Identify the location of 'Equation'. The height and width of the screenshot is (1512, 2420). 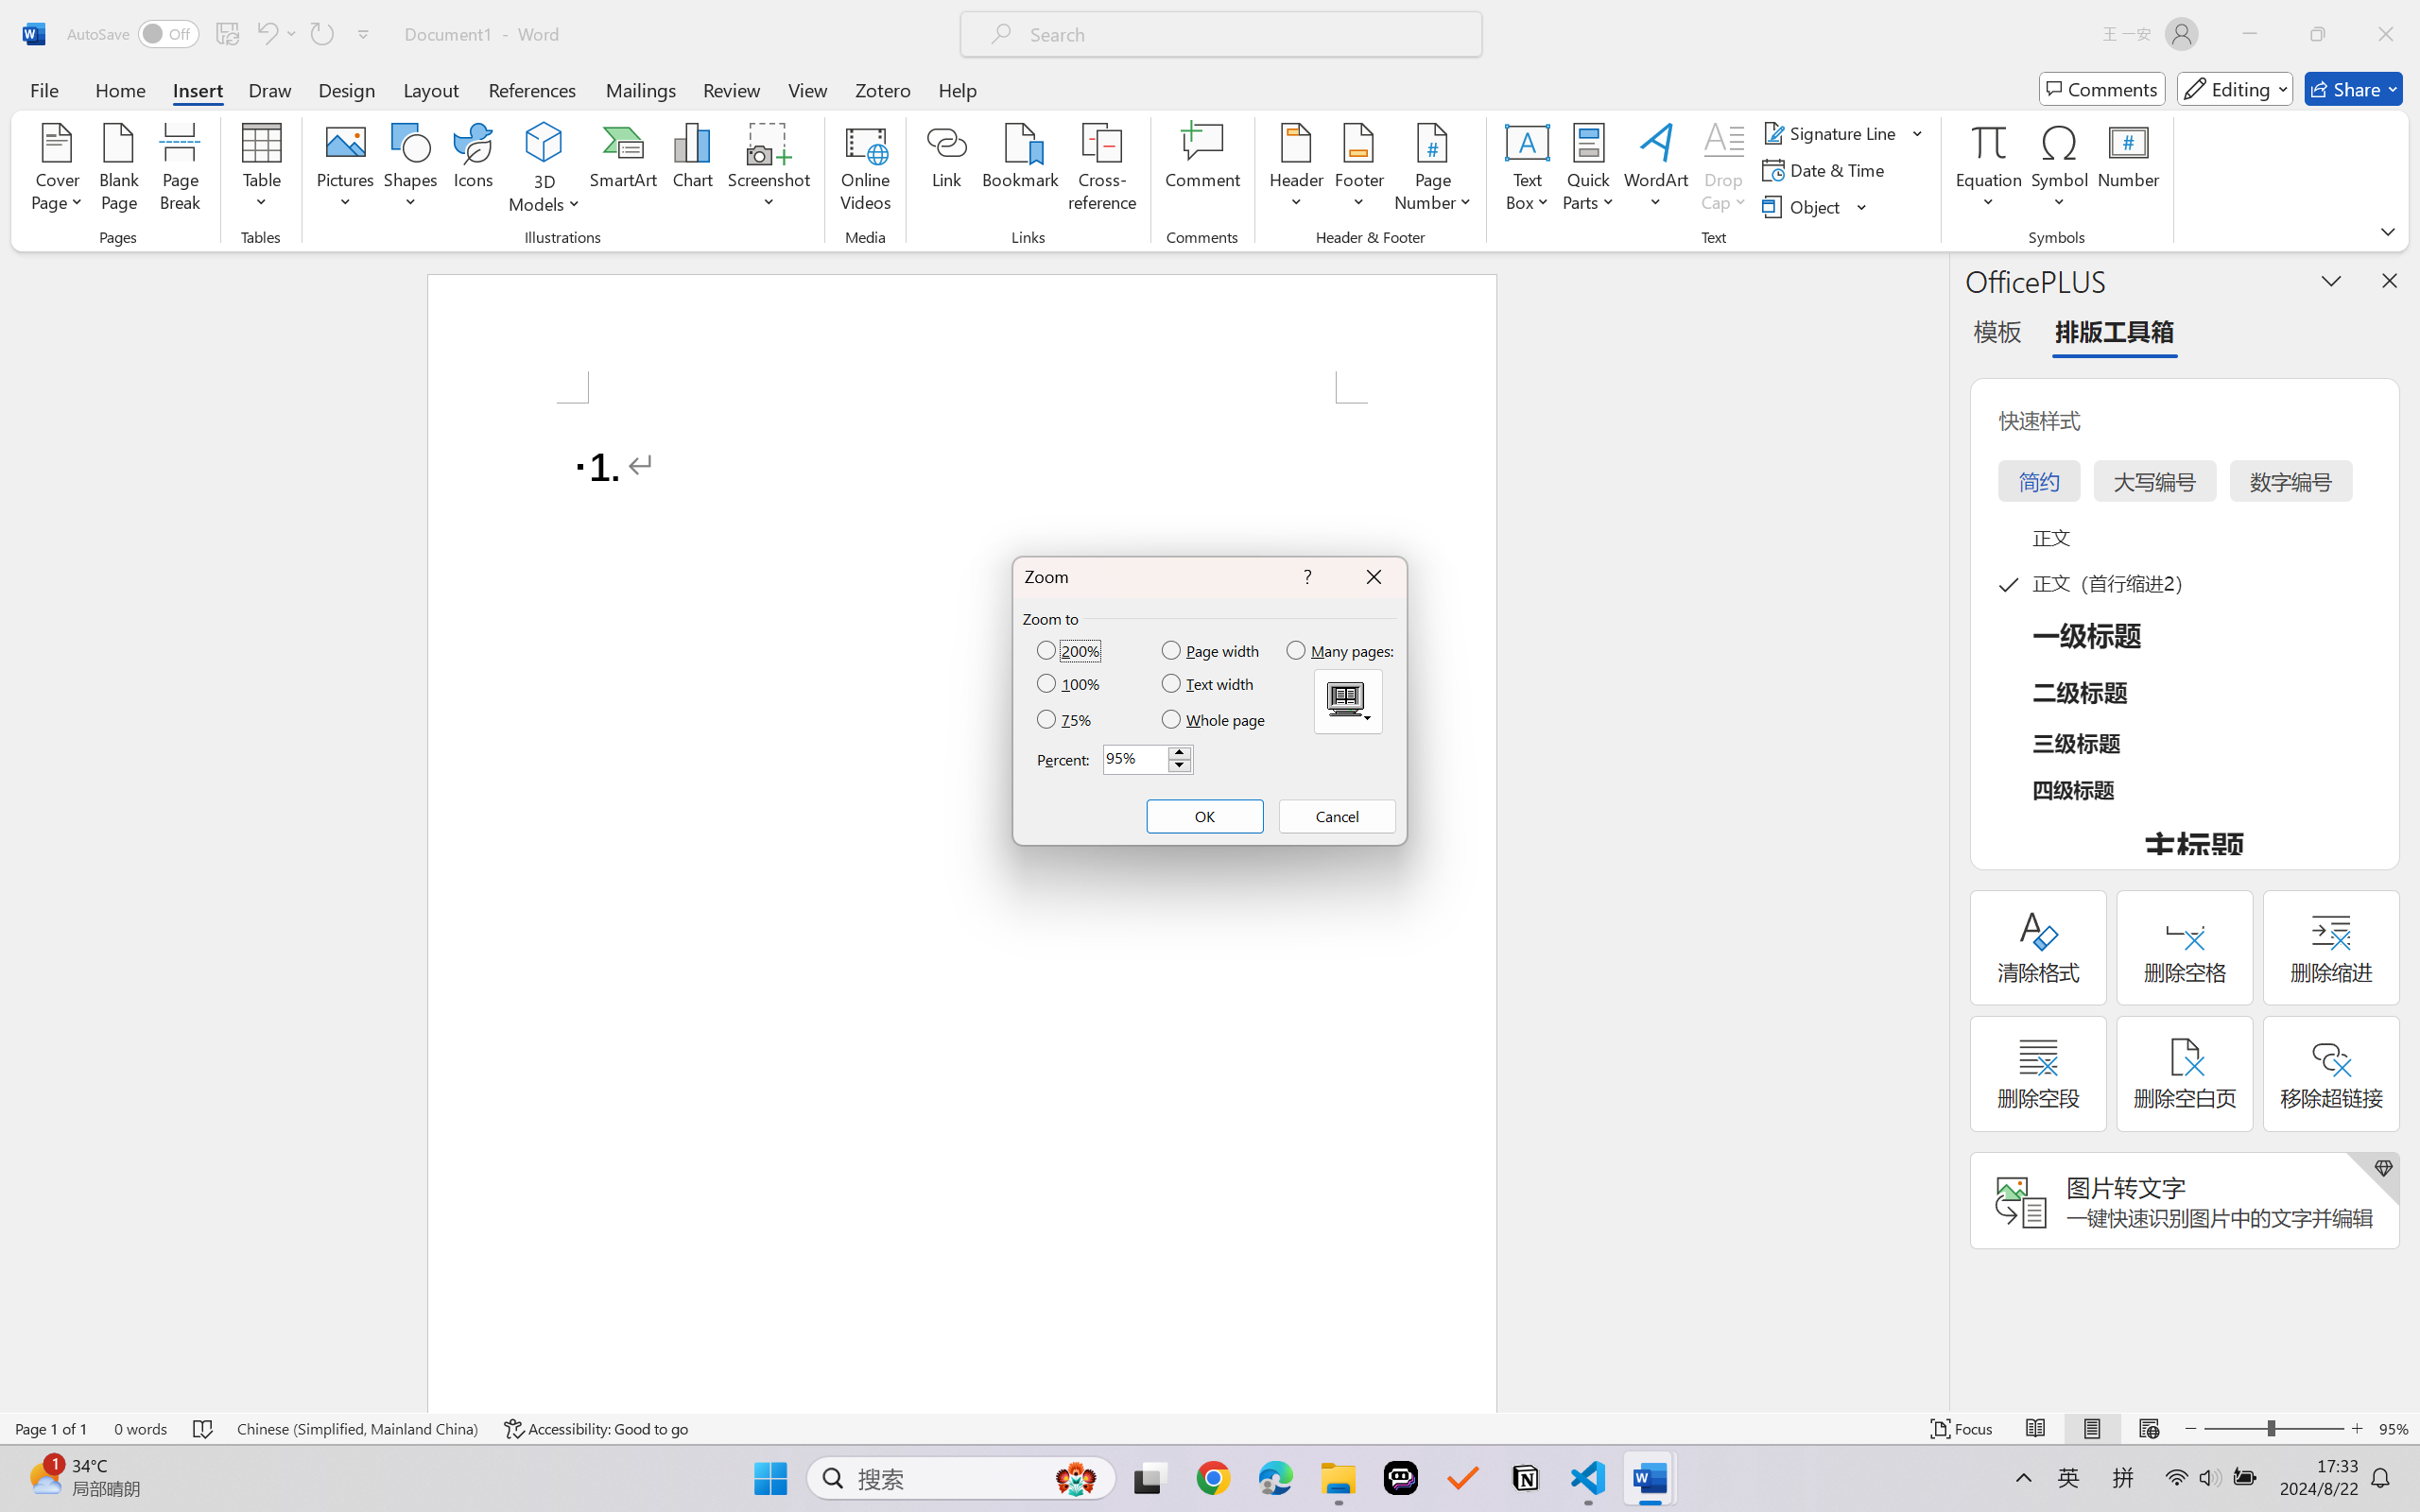
(1988, 170).